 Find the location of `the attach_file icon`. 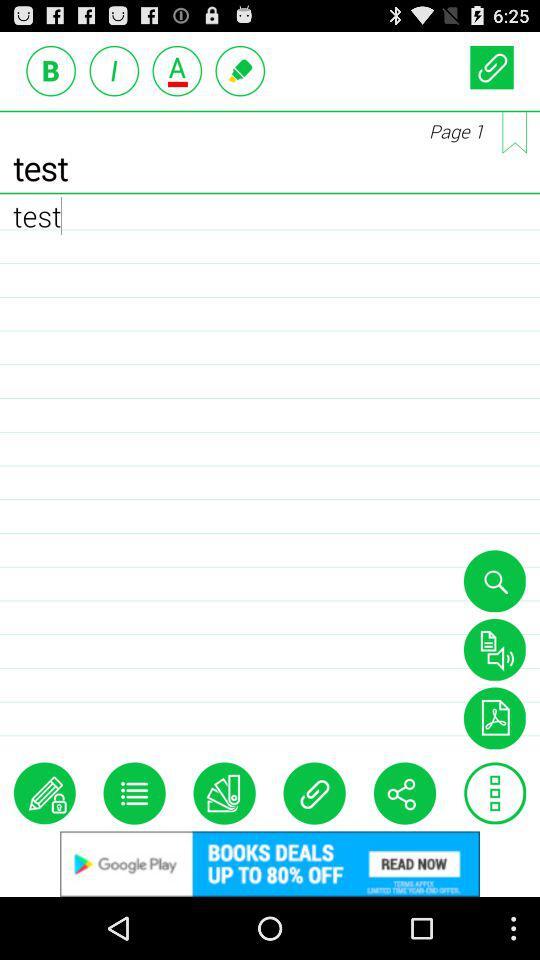

the attach_file icon is located at coordinates (314, 848).